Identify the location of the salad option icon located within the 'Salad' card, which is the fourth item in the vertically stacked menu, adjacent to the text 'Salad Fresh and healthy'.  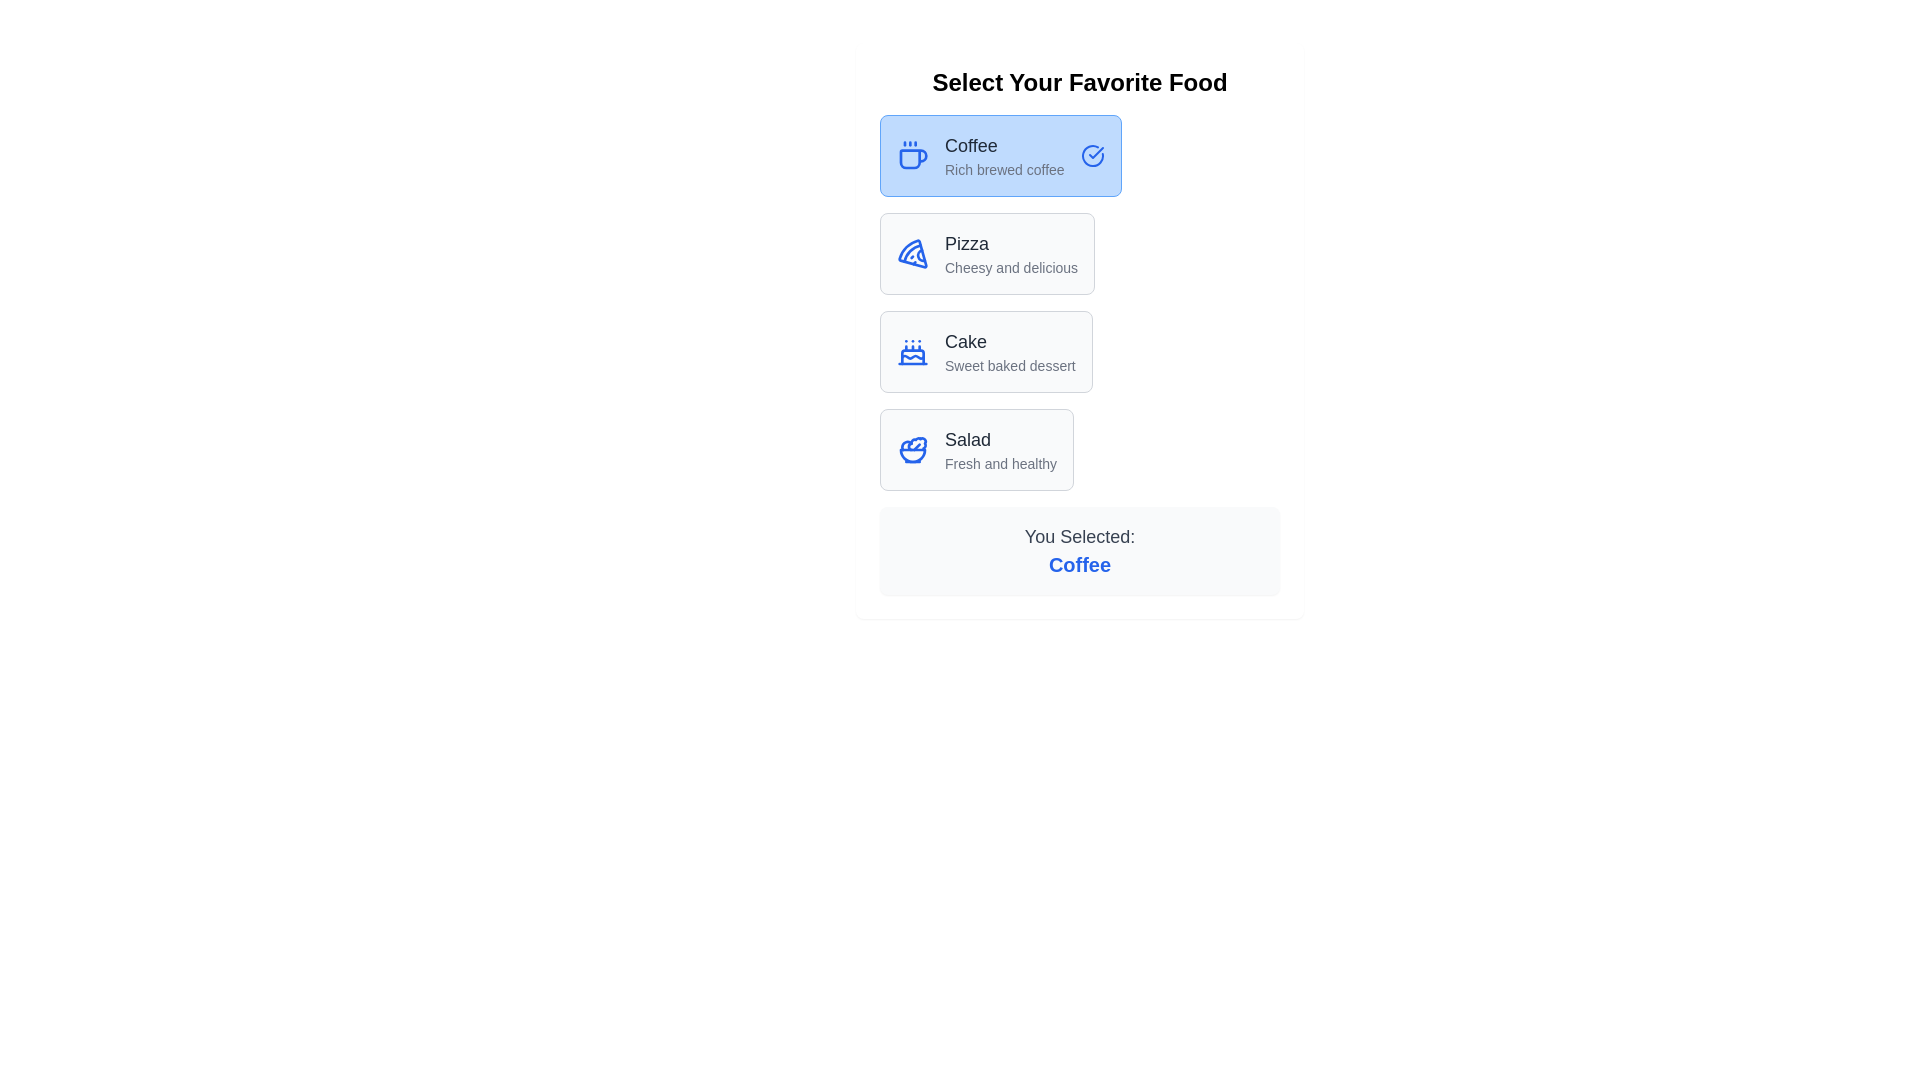
(911, 450).